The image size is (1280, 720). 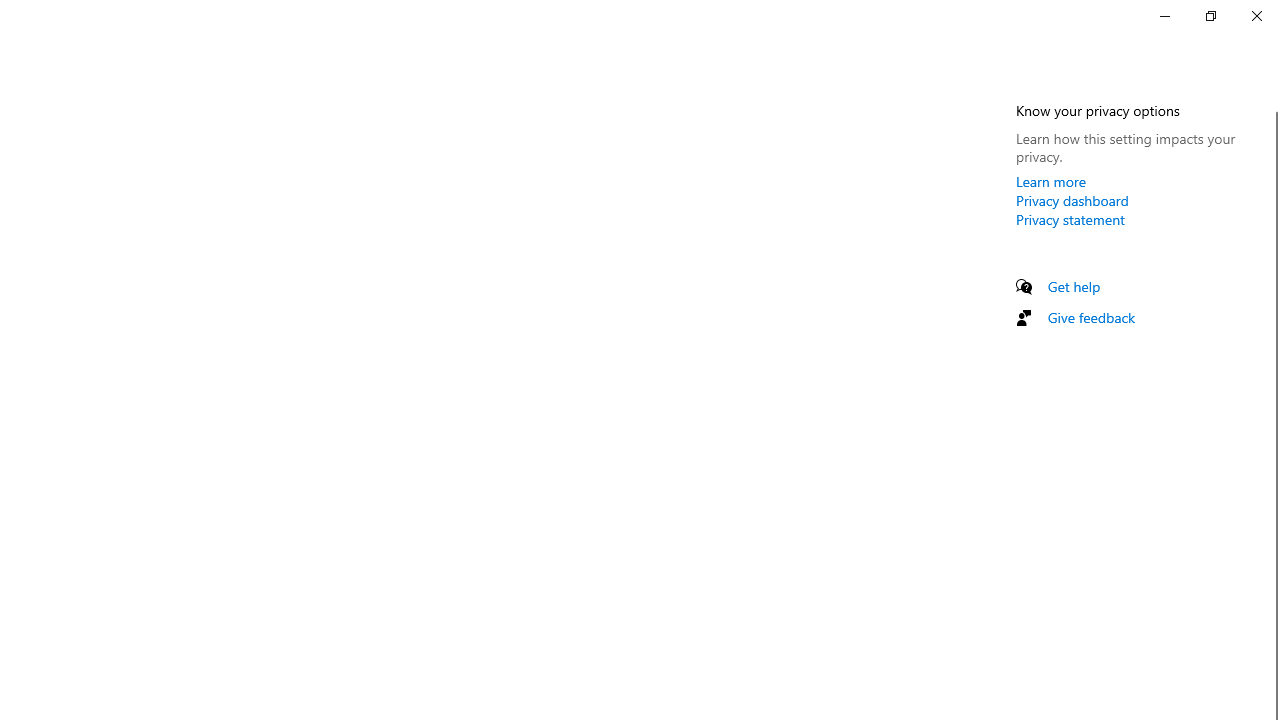 What do you see at coordinates (1090, 316) in the screenshot?
I see `'Give feedback'` at bounding box center [1090, 316].